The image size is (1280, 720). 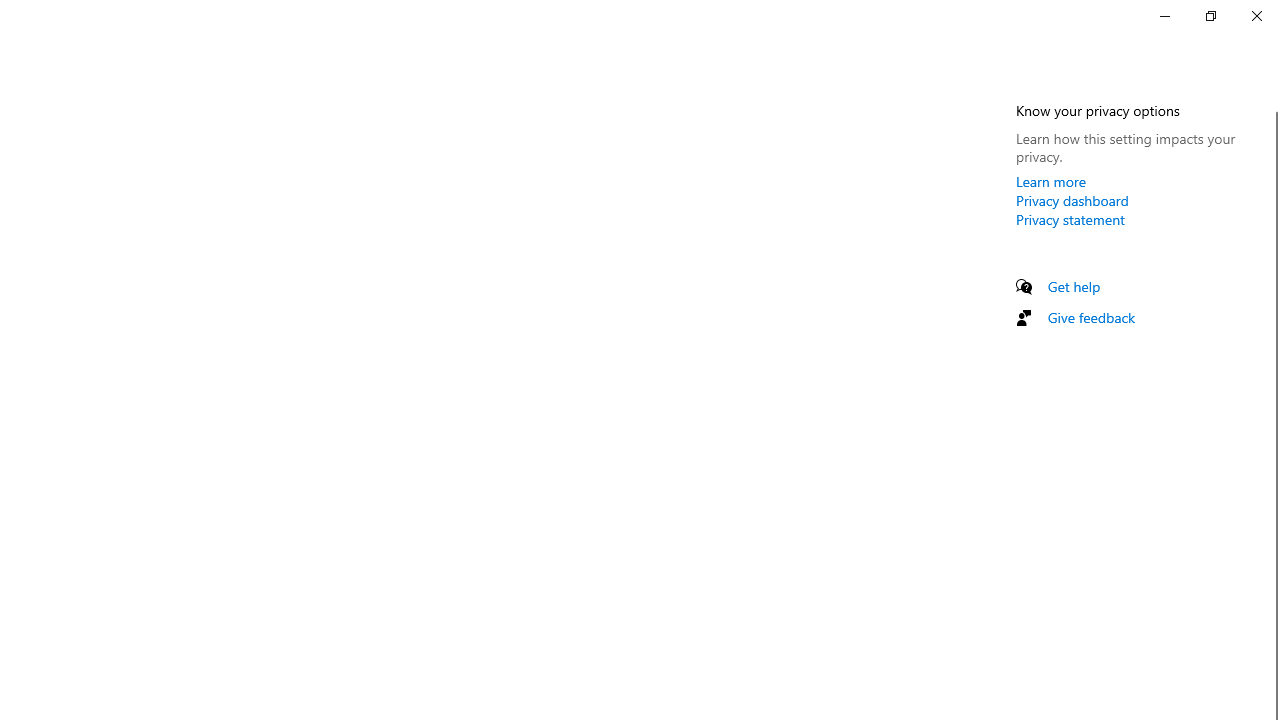 What do you see at coordinates (1090, 316) in the screenshot?
I see `'Give feedback'` at bounding box center [1090, 316].